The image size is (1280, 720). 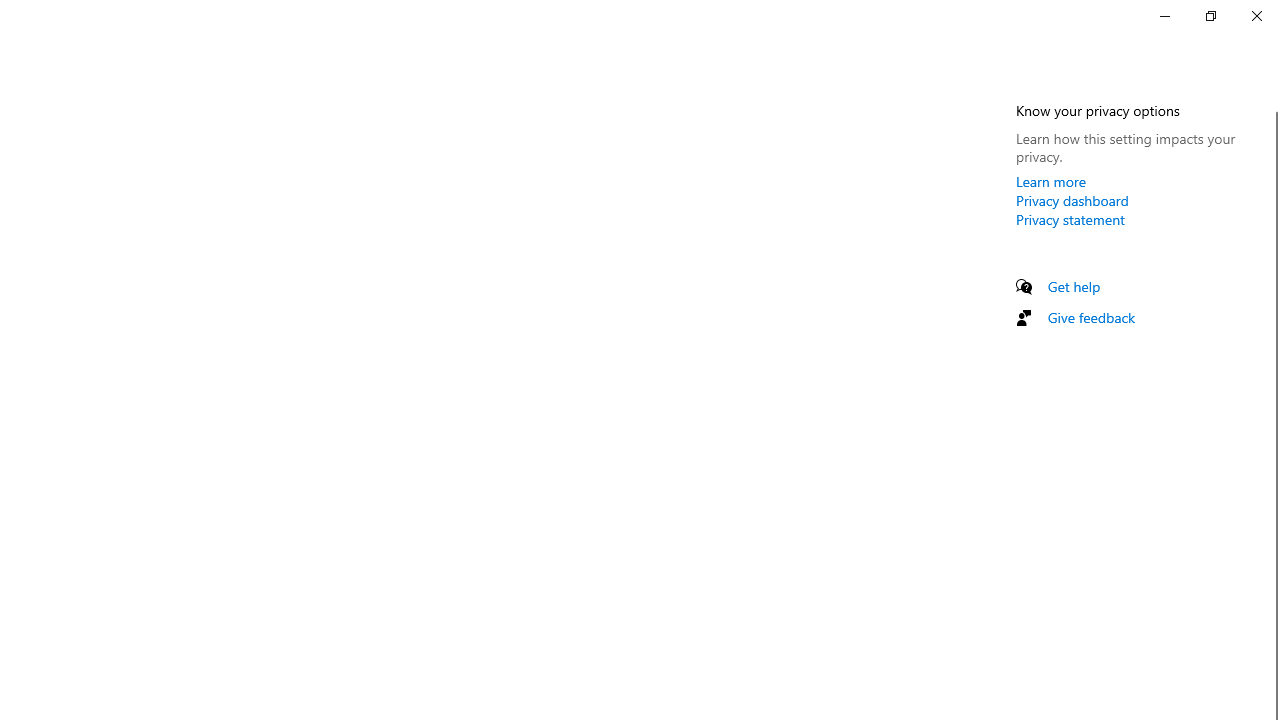 What do you see at coordinates (1090, 316) in the screenshot?
I see `'Give feedback'` at bounding box center [1090, 316].